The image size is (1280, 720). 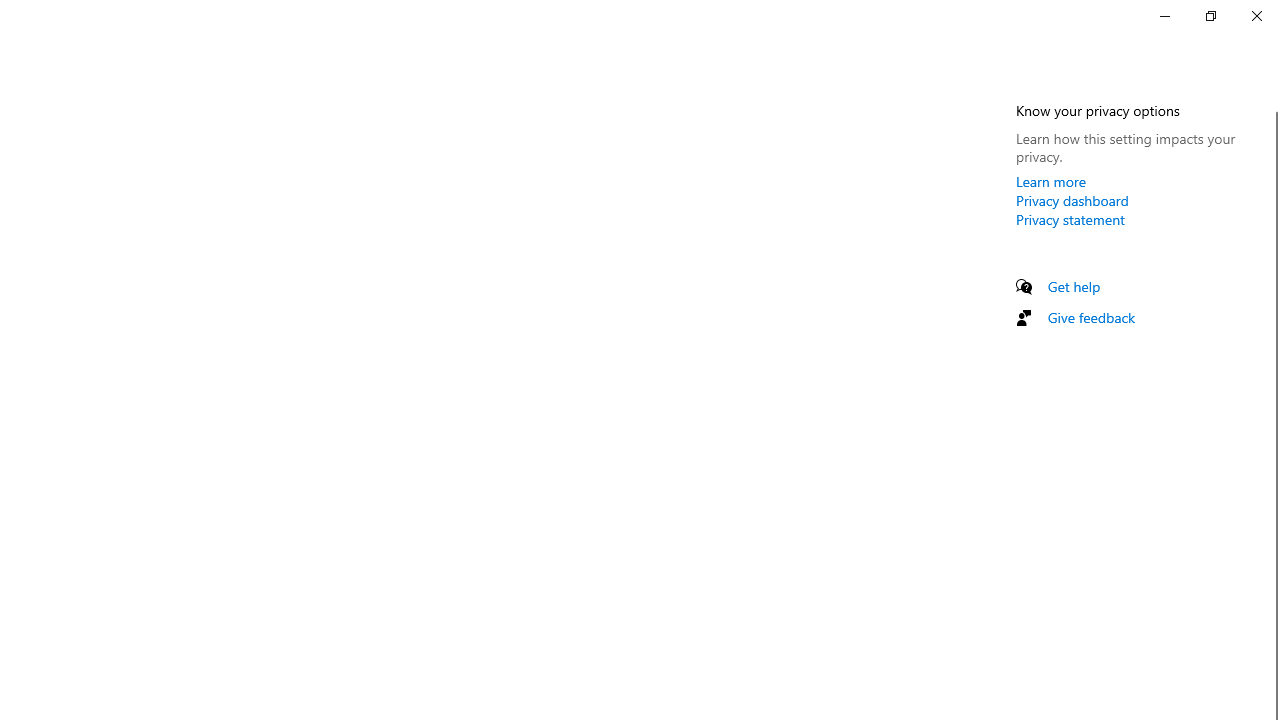 What do you see at coordinates (1090, 316) in the screenshot?
I see `'Give feedback'` at bounding box center [1090, 316].